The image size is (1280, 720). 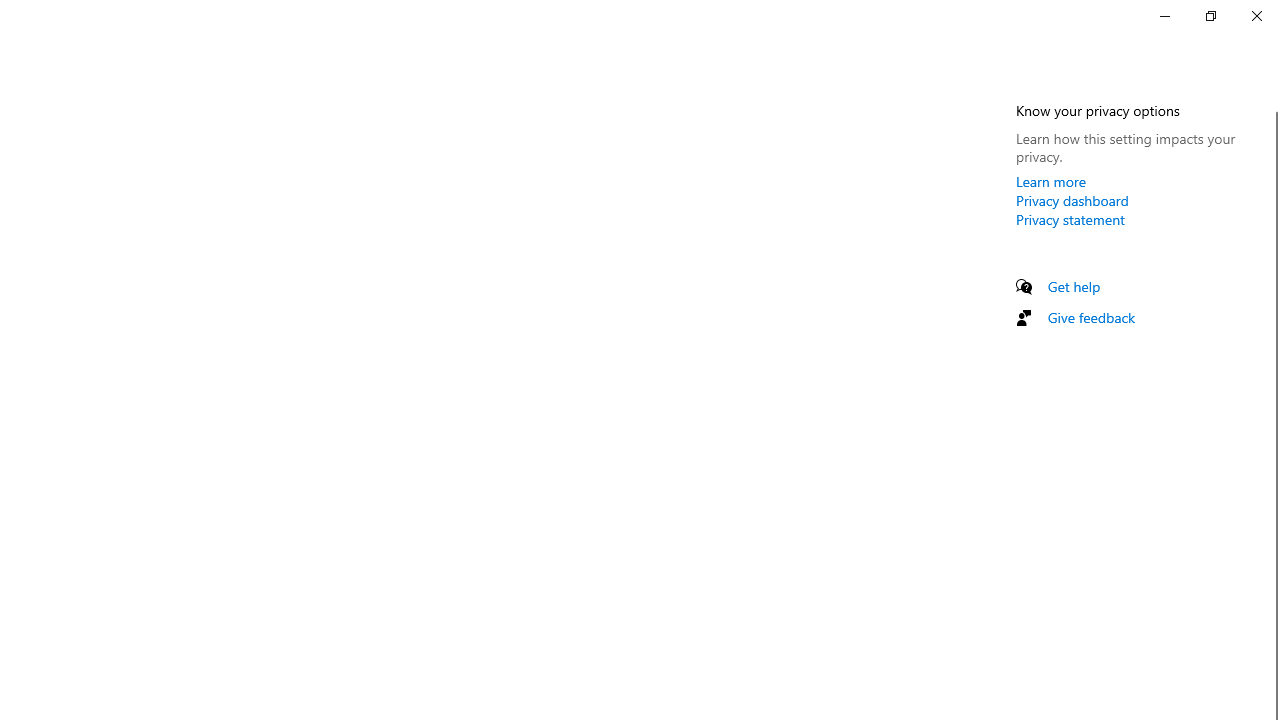 What do you see at coordinates (1090, 316) in the screenshot?
I see `'Give feedback'` at bounding box center [1090, 316].